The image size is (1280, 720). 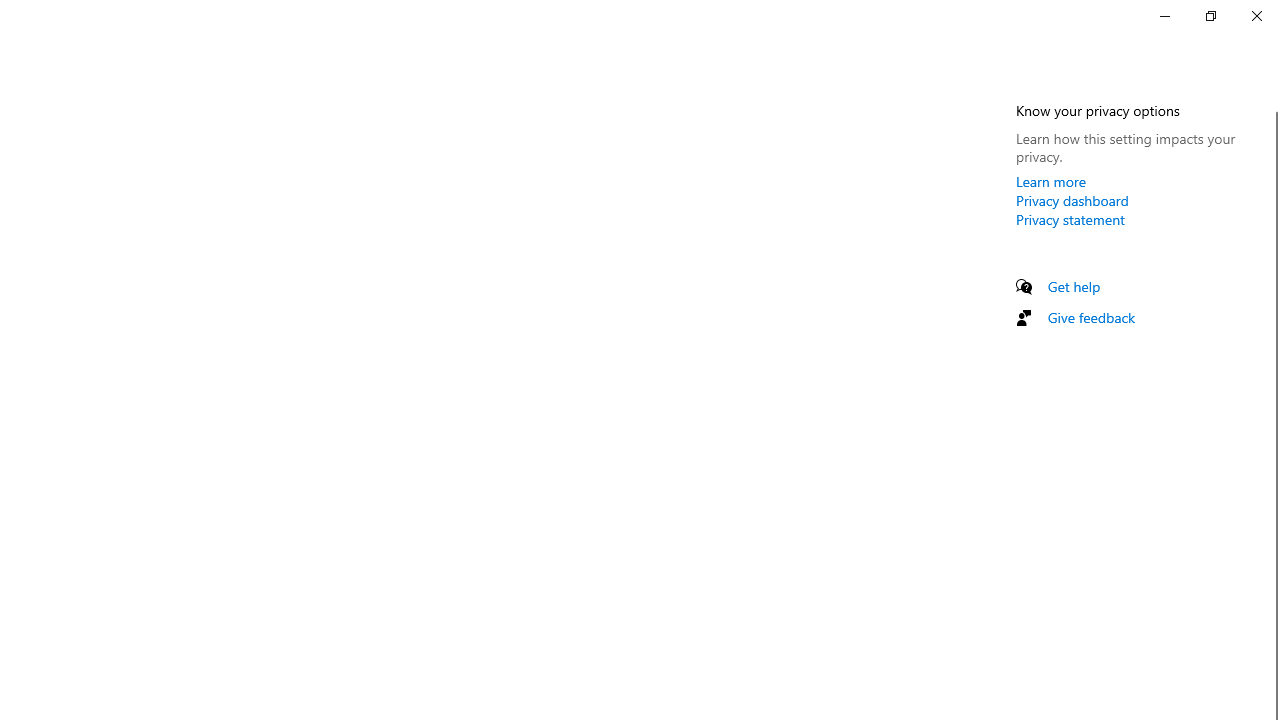 What do you see at coordinates (1090, 316) in the screenshot?
I see `'Give feedback'` at bounding box center [1090, 316].